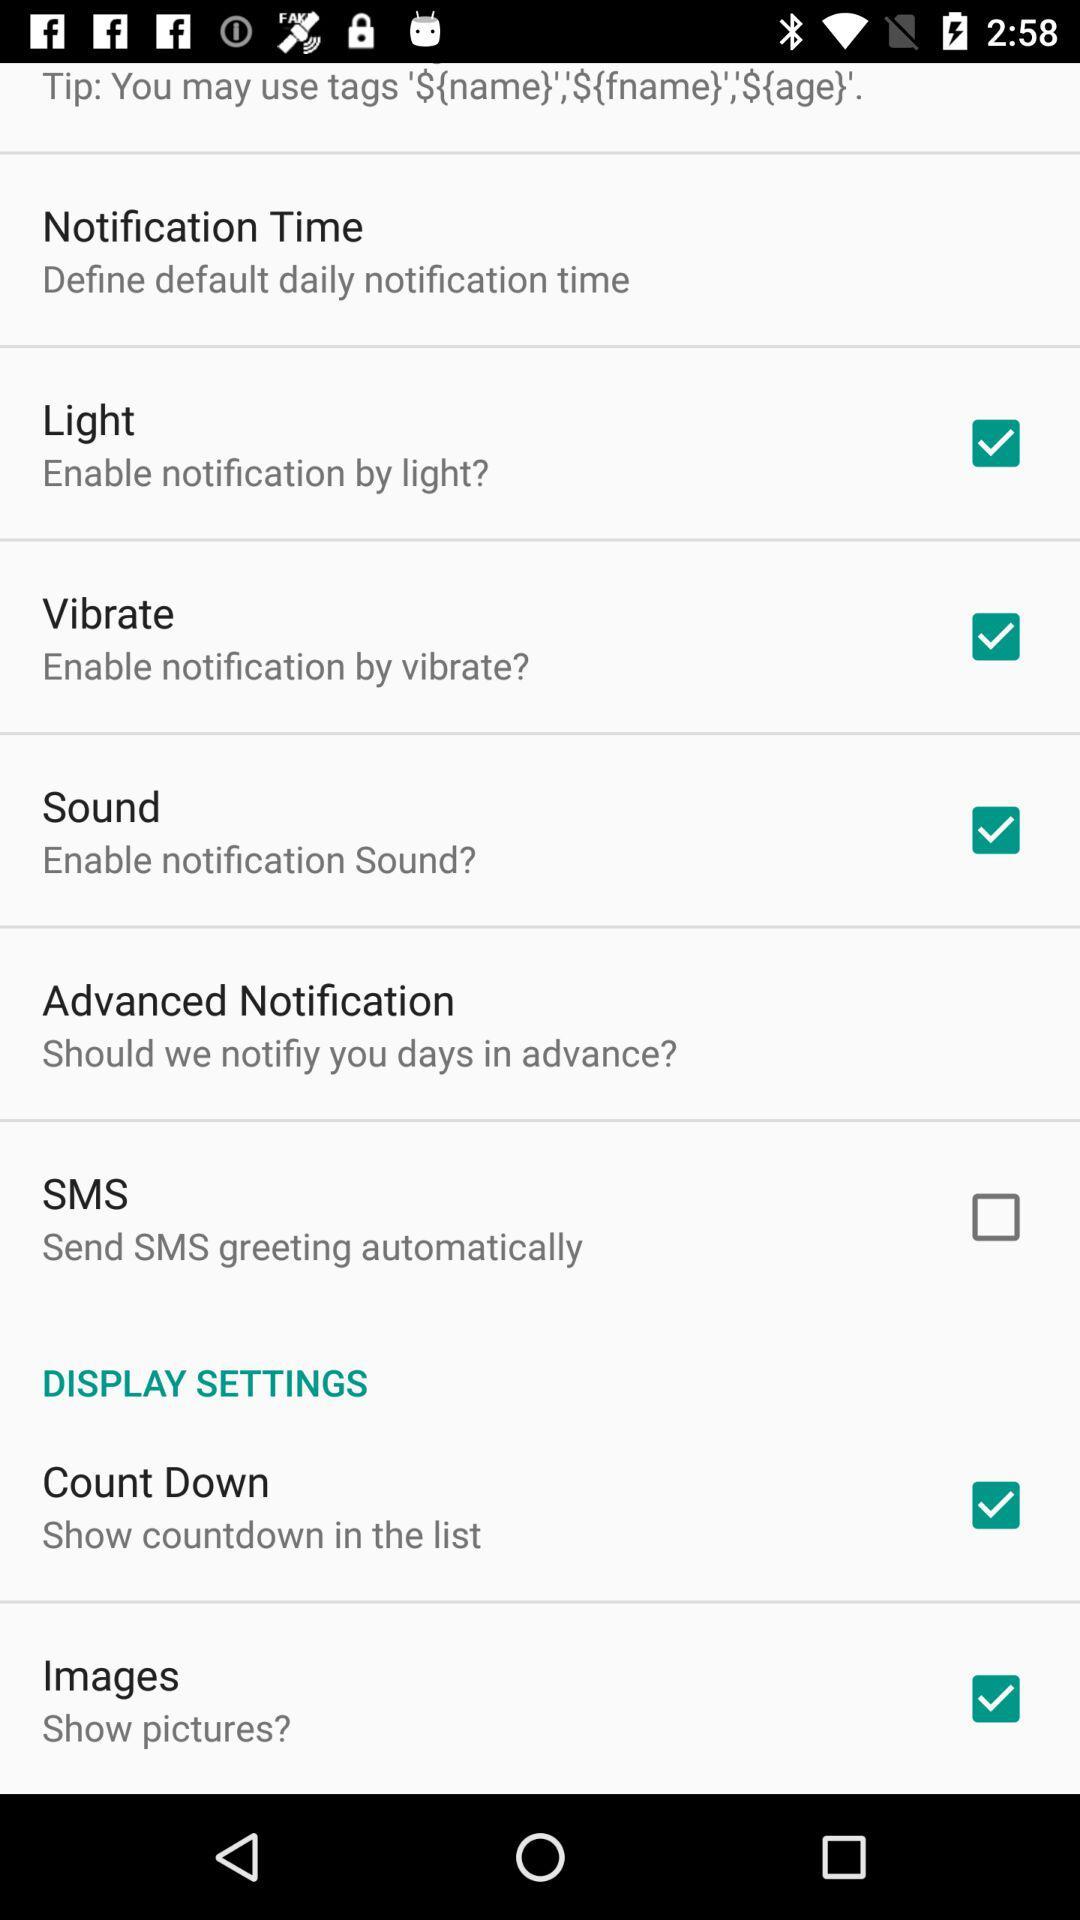  I want to click on the define default daily app, so click(334, 277).